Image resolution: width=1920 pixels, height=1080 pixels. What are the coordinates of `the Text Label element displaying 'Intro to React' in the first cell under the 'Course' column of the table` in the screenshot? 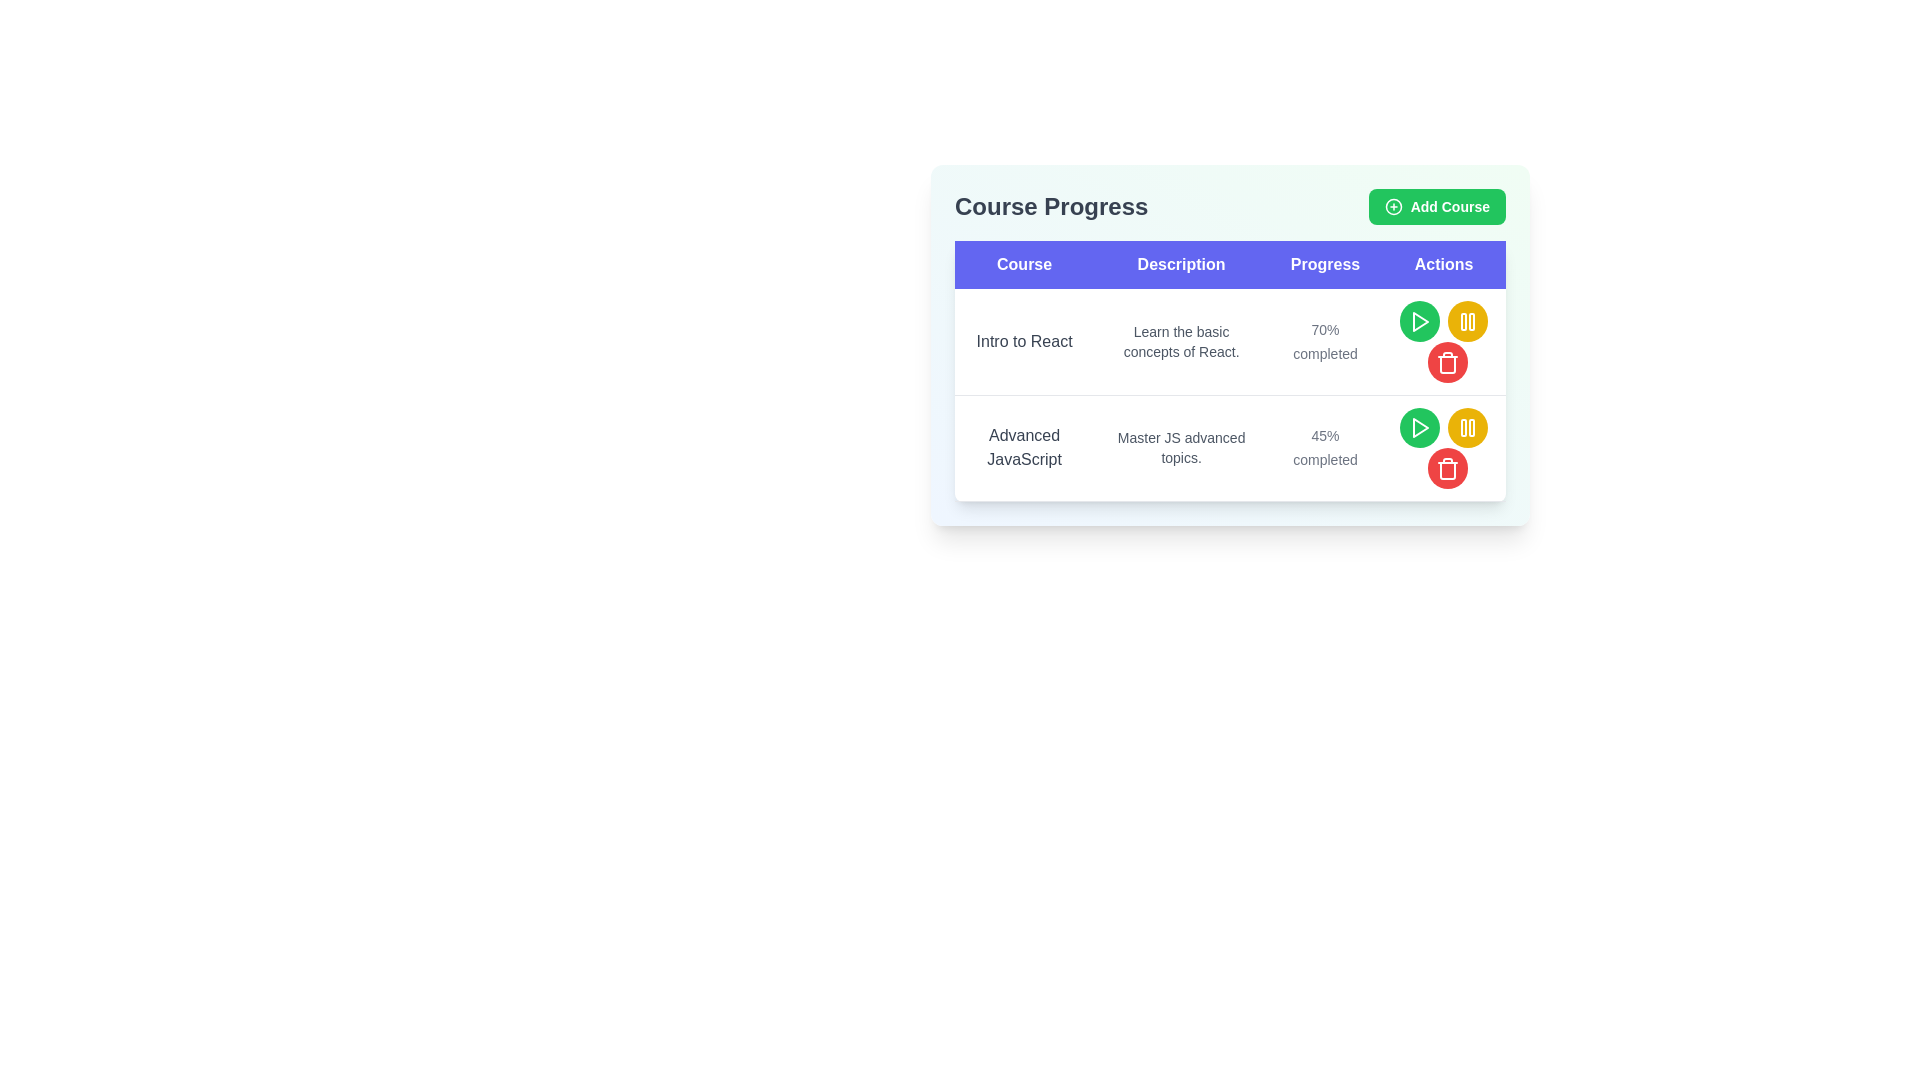 It's located at (1024, 341).